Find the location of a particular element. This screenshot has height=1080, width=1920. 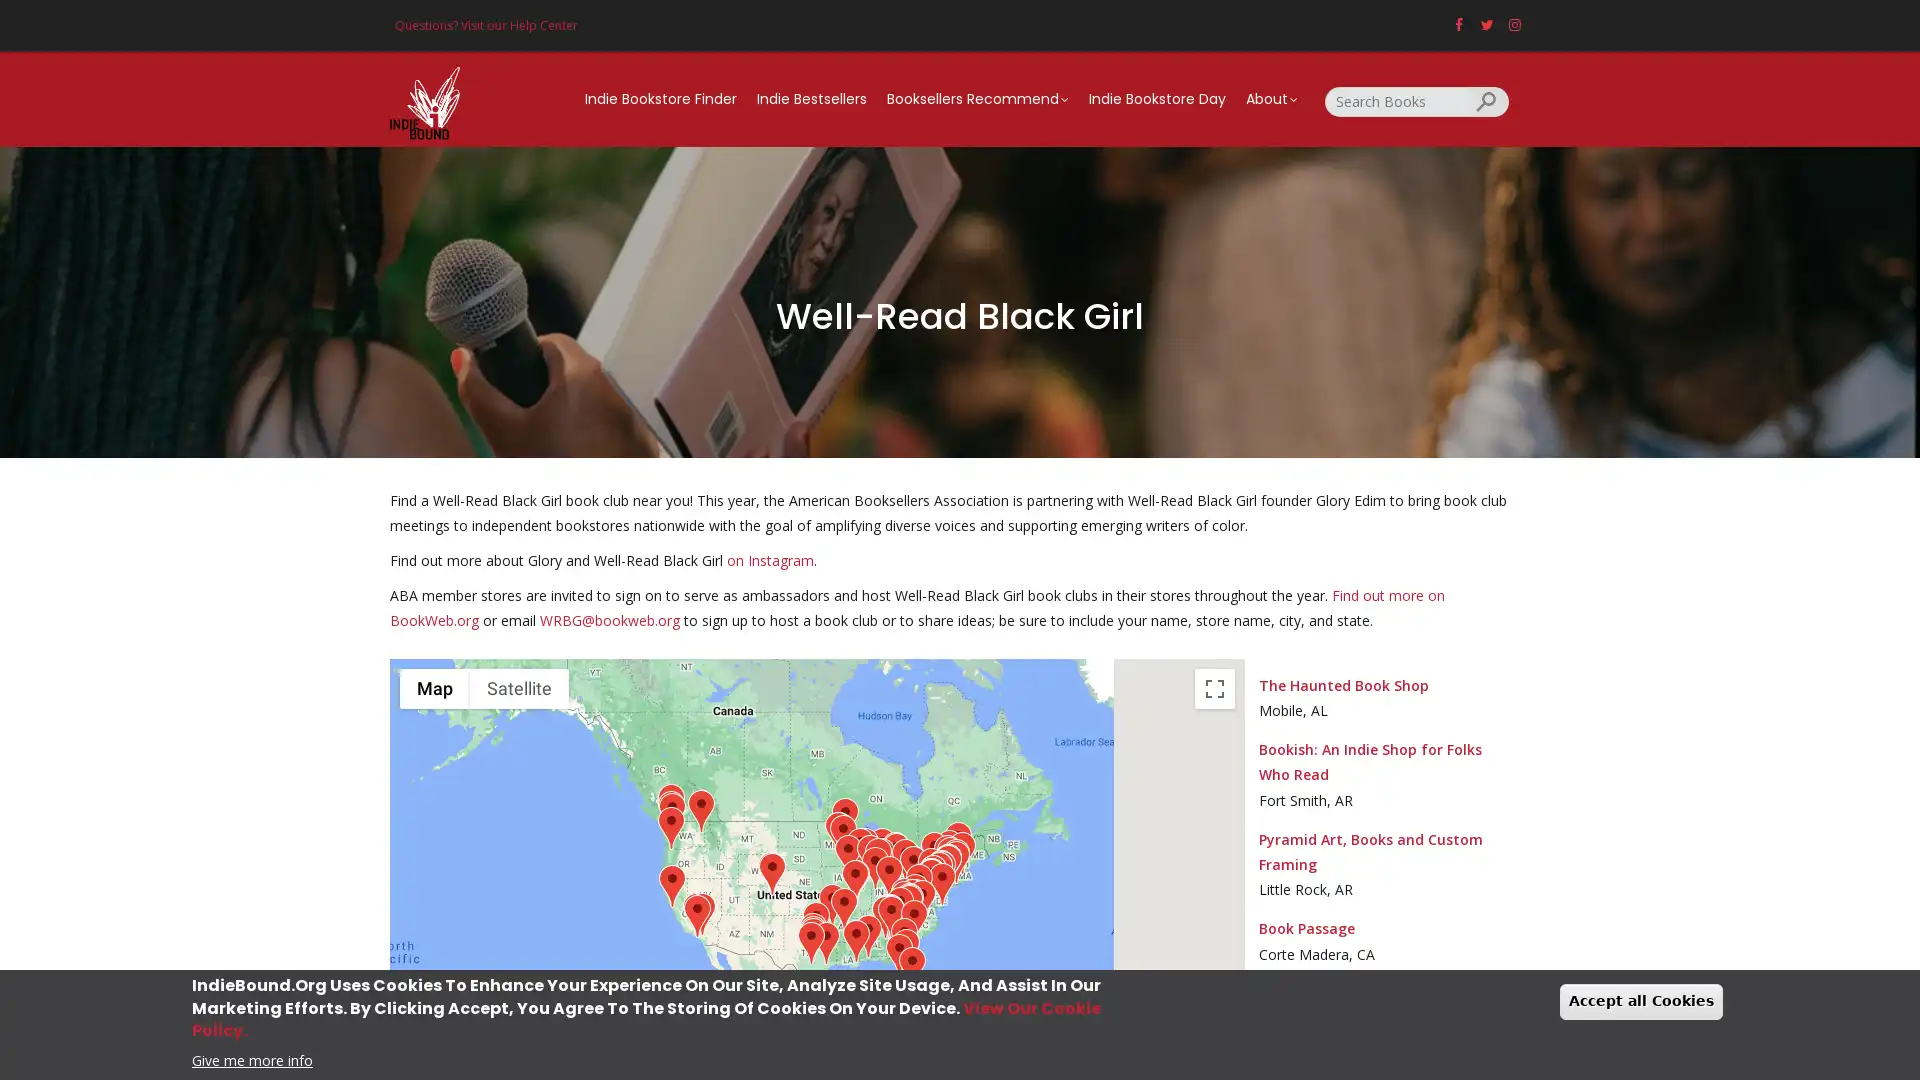

Kindred Stories is located at coordinates (825, 942).